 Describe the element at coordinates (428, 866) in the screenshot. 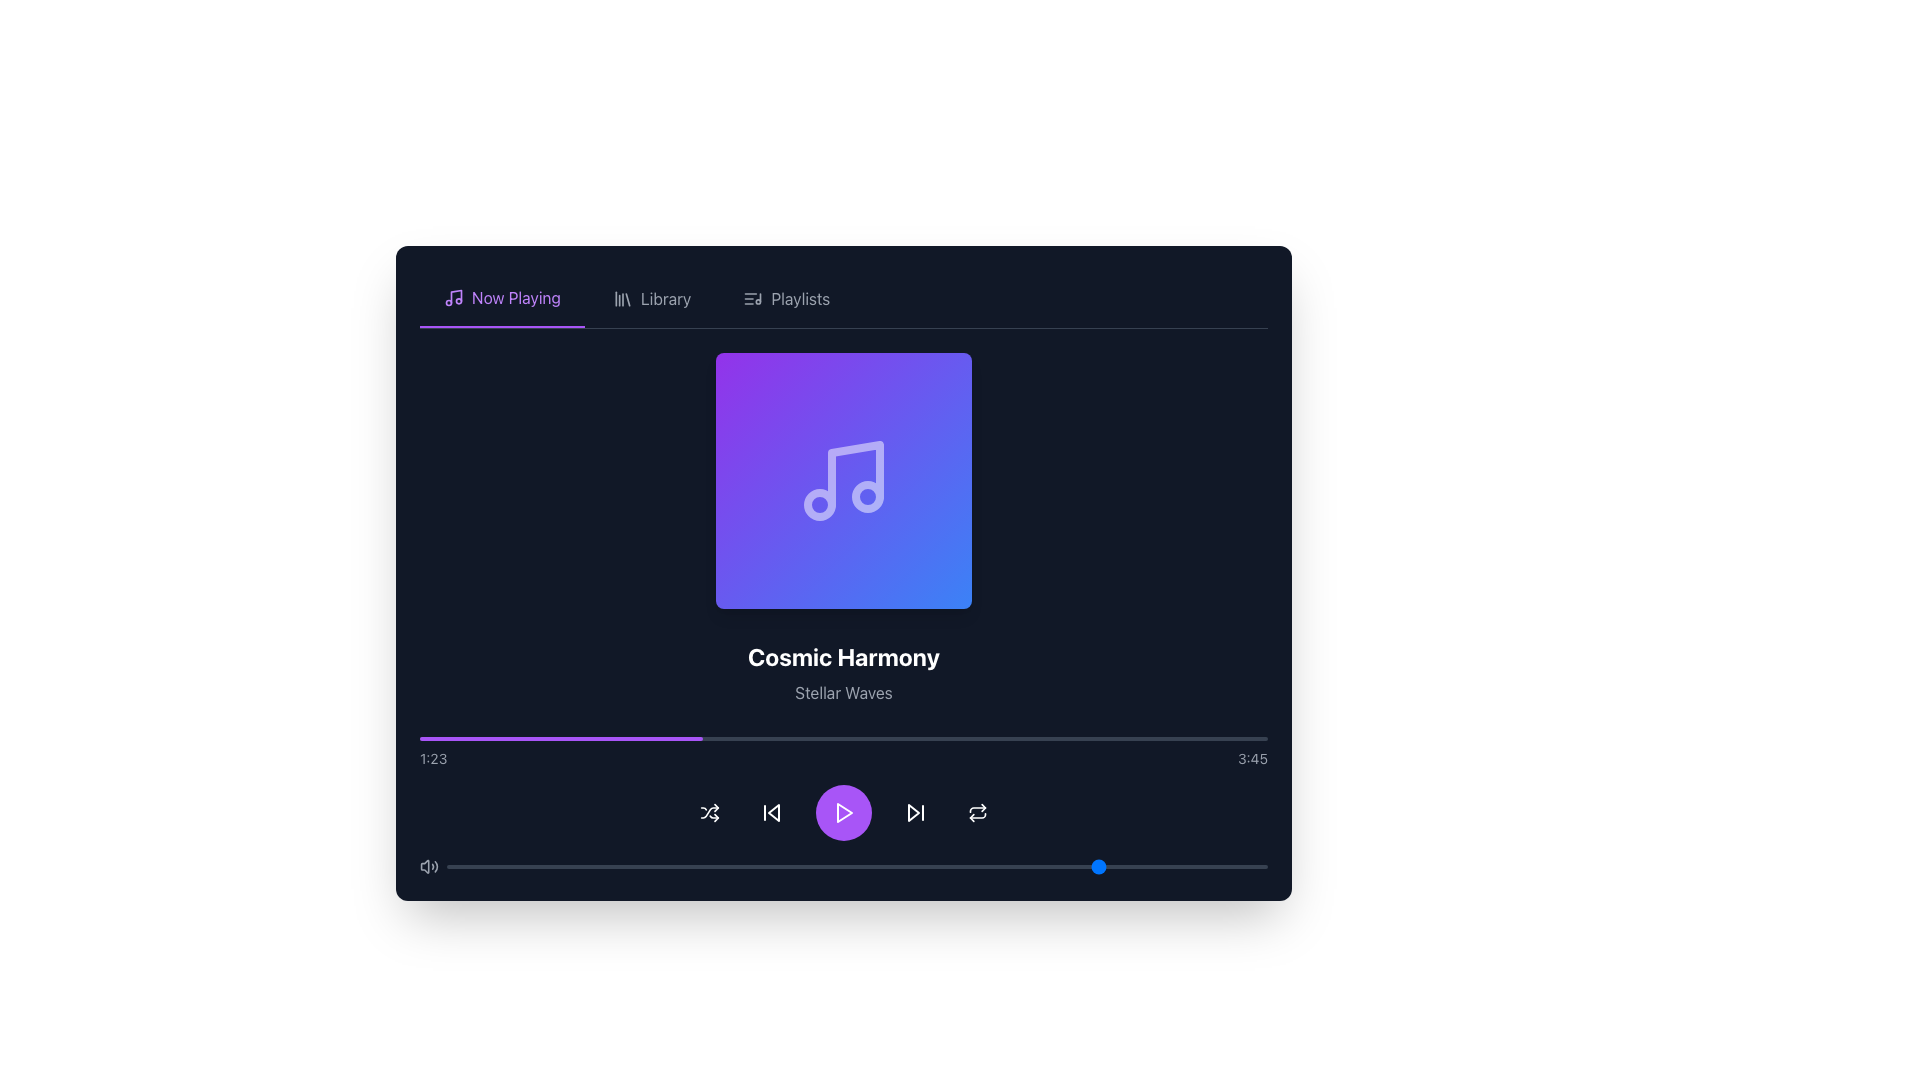

I see `the volume control icon located in the bottom-left corner of the horizontal control bar` at that location.